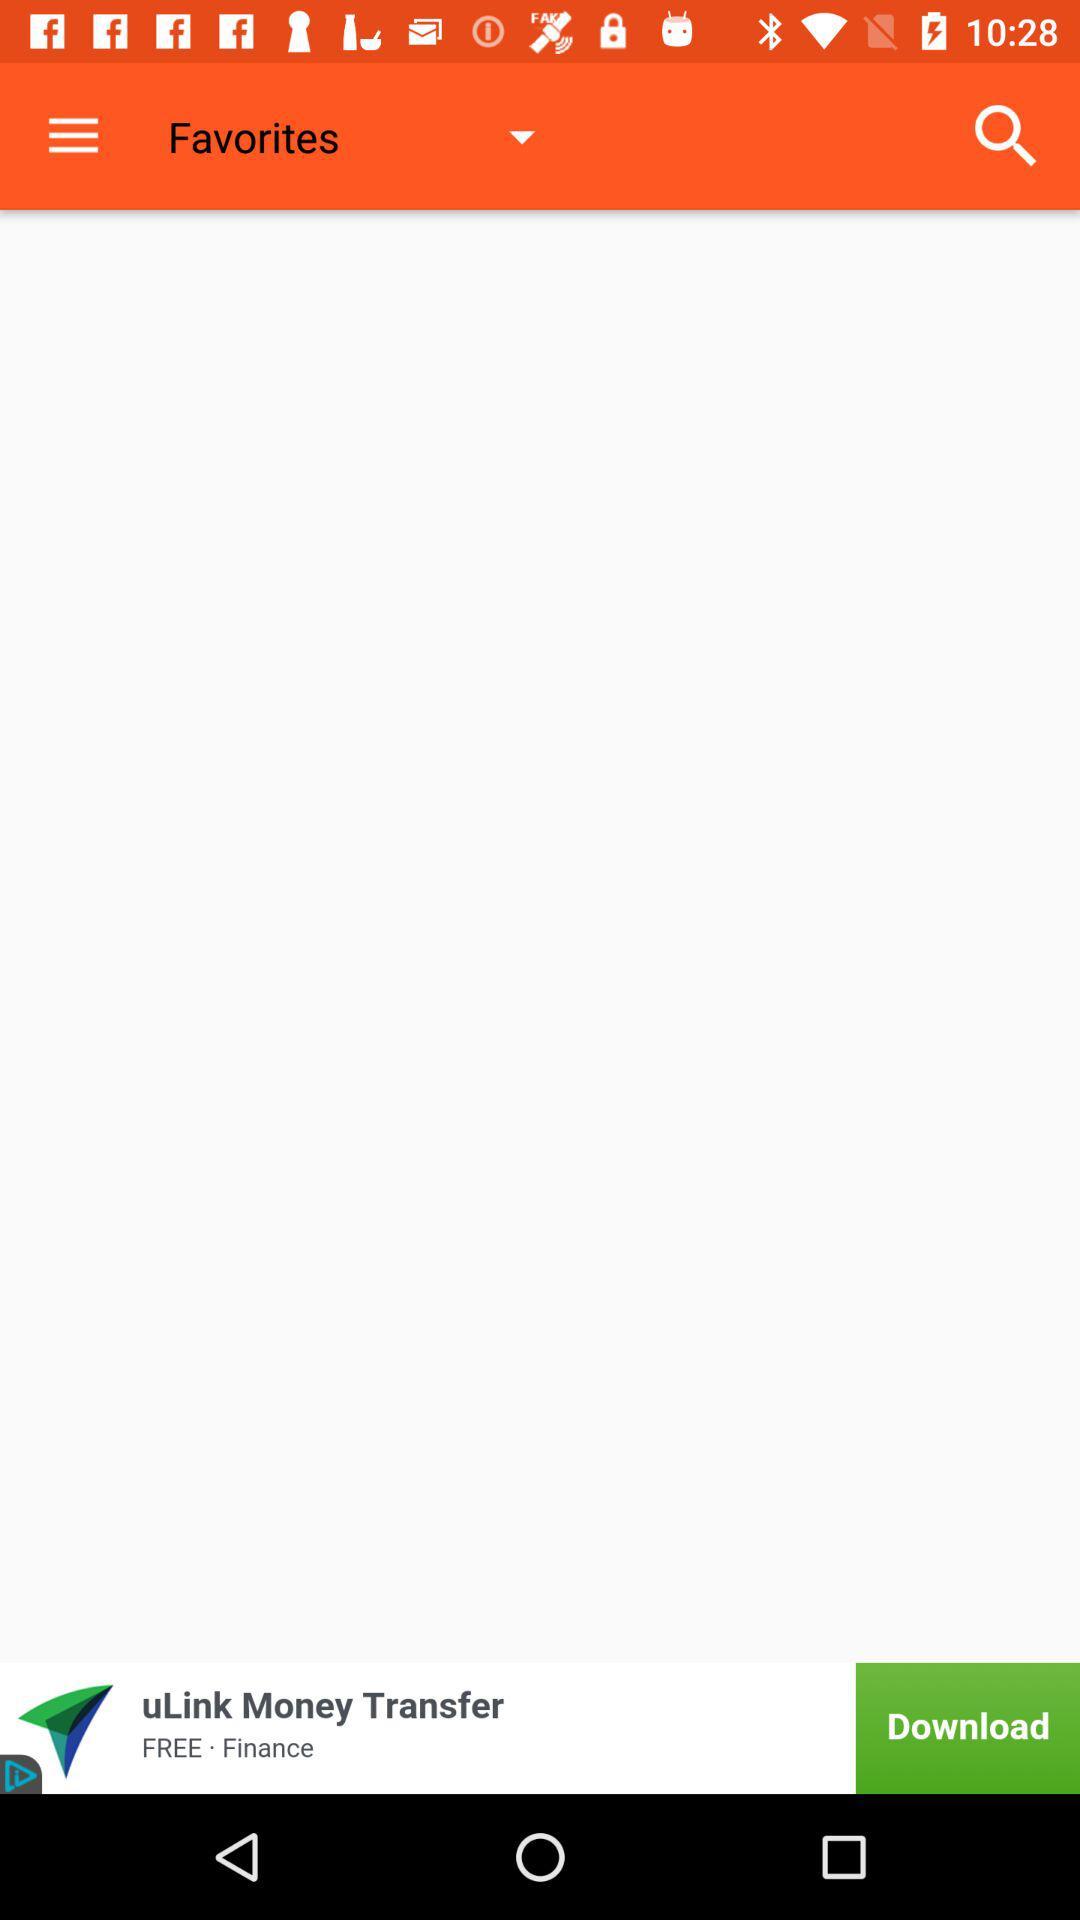 The height and width of the screenshot is (1920, 1080). I want to click on access advertisement, so click(540, 1727).